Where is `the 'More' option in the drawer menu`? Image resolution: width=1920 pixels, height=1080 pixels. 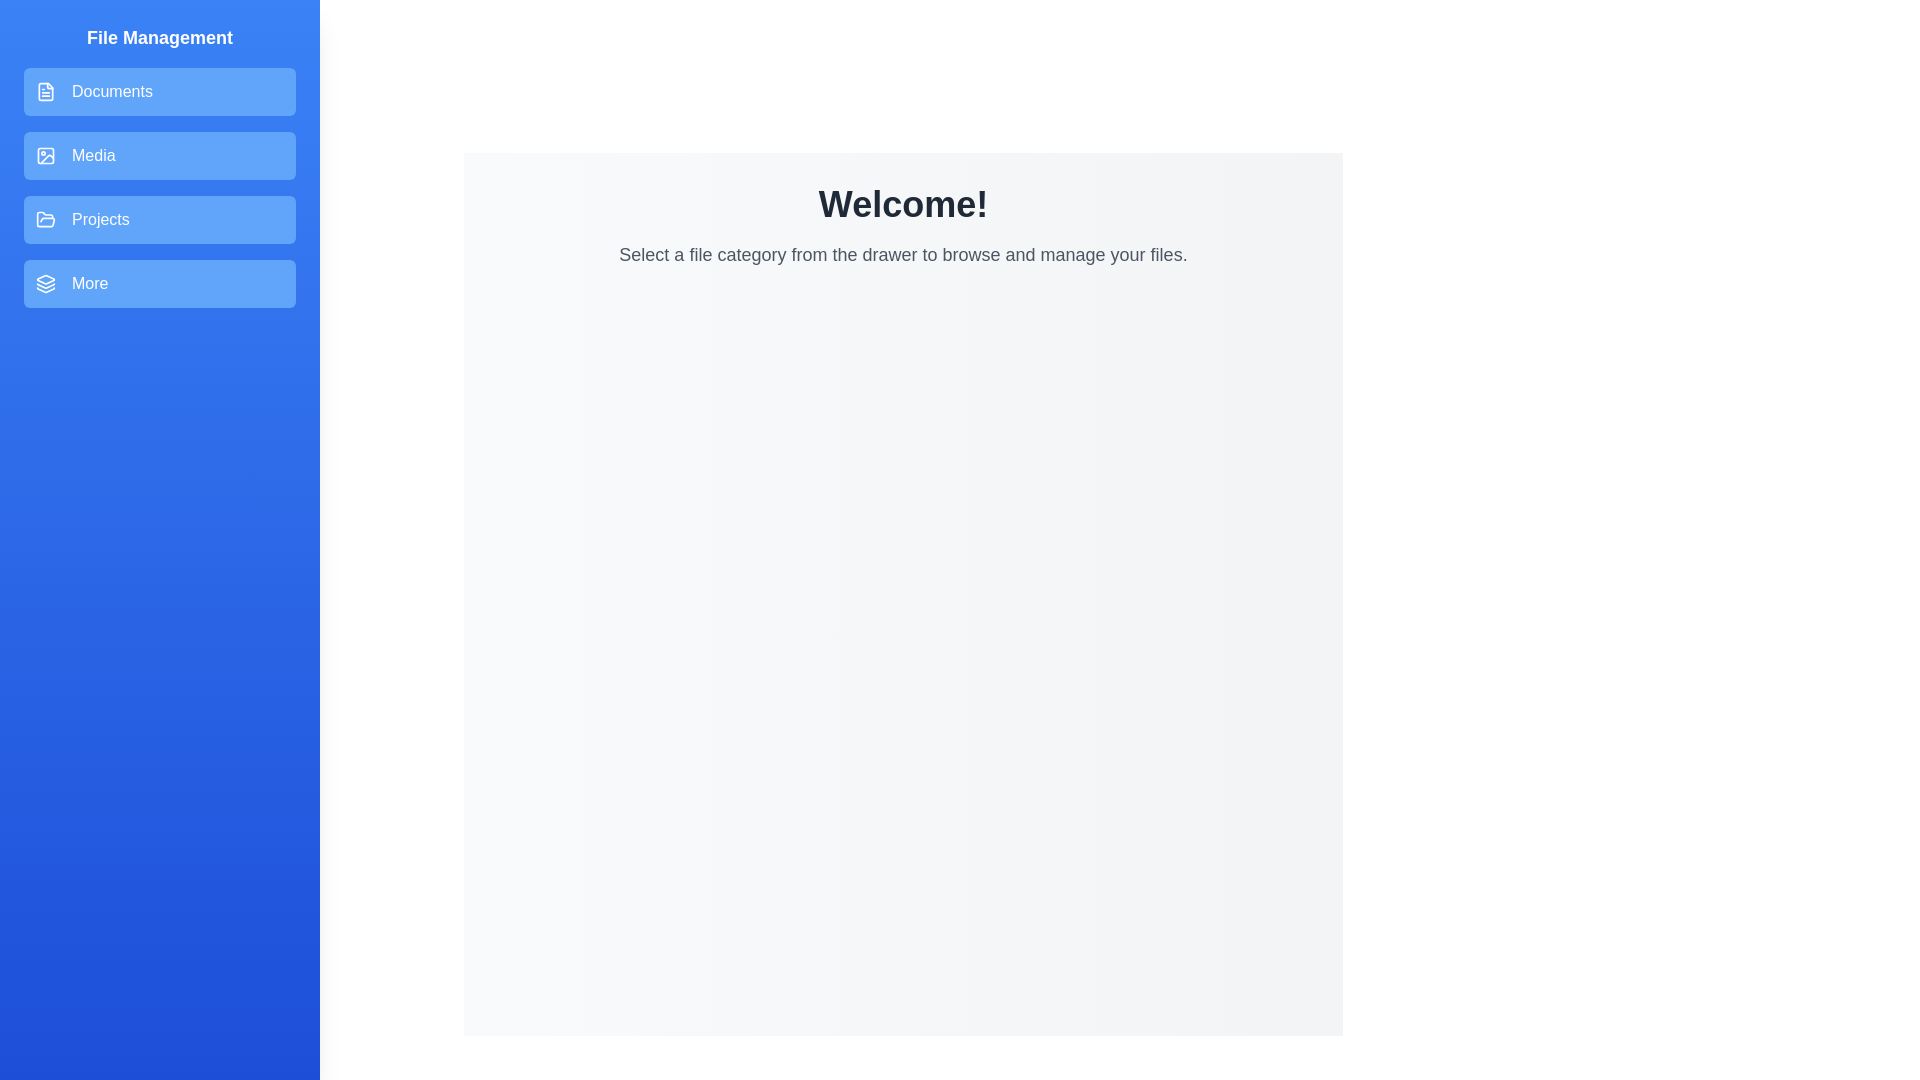
the 'More' option in the drawer menu is located at coordinates (158, 284).